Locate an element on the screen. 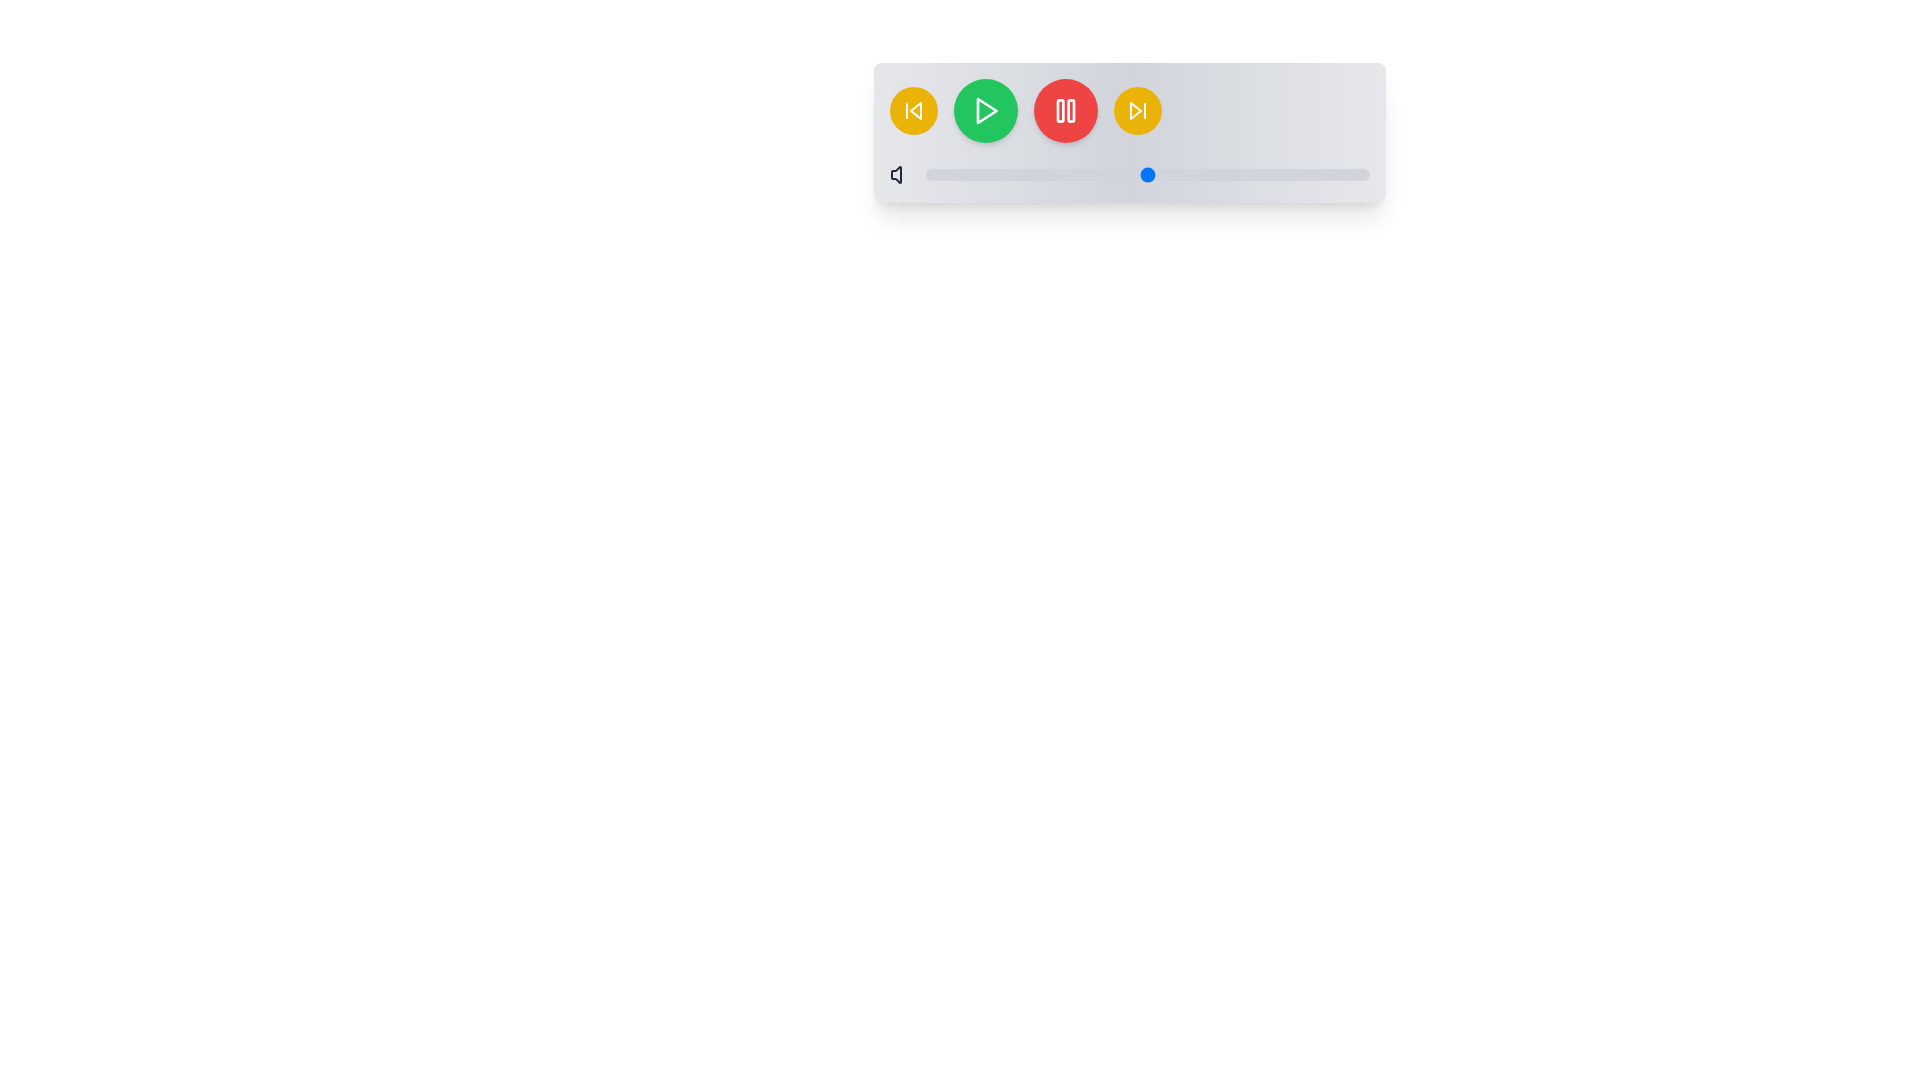  the yellow circular button's skip forward icon located at the far right side of the playback control bar to initiate the skip forward action is located at coordinates (1135, 111).